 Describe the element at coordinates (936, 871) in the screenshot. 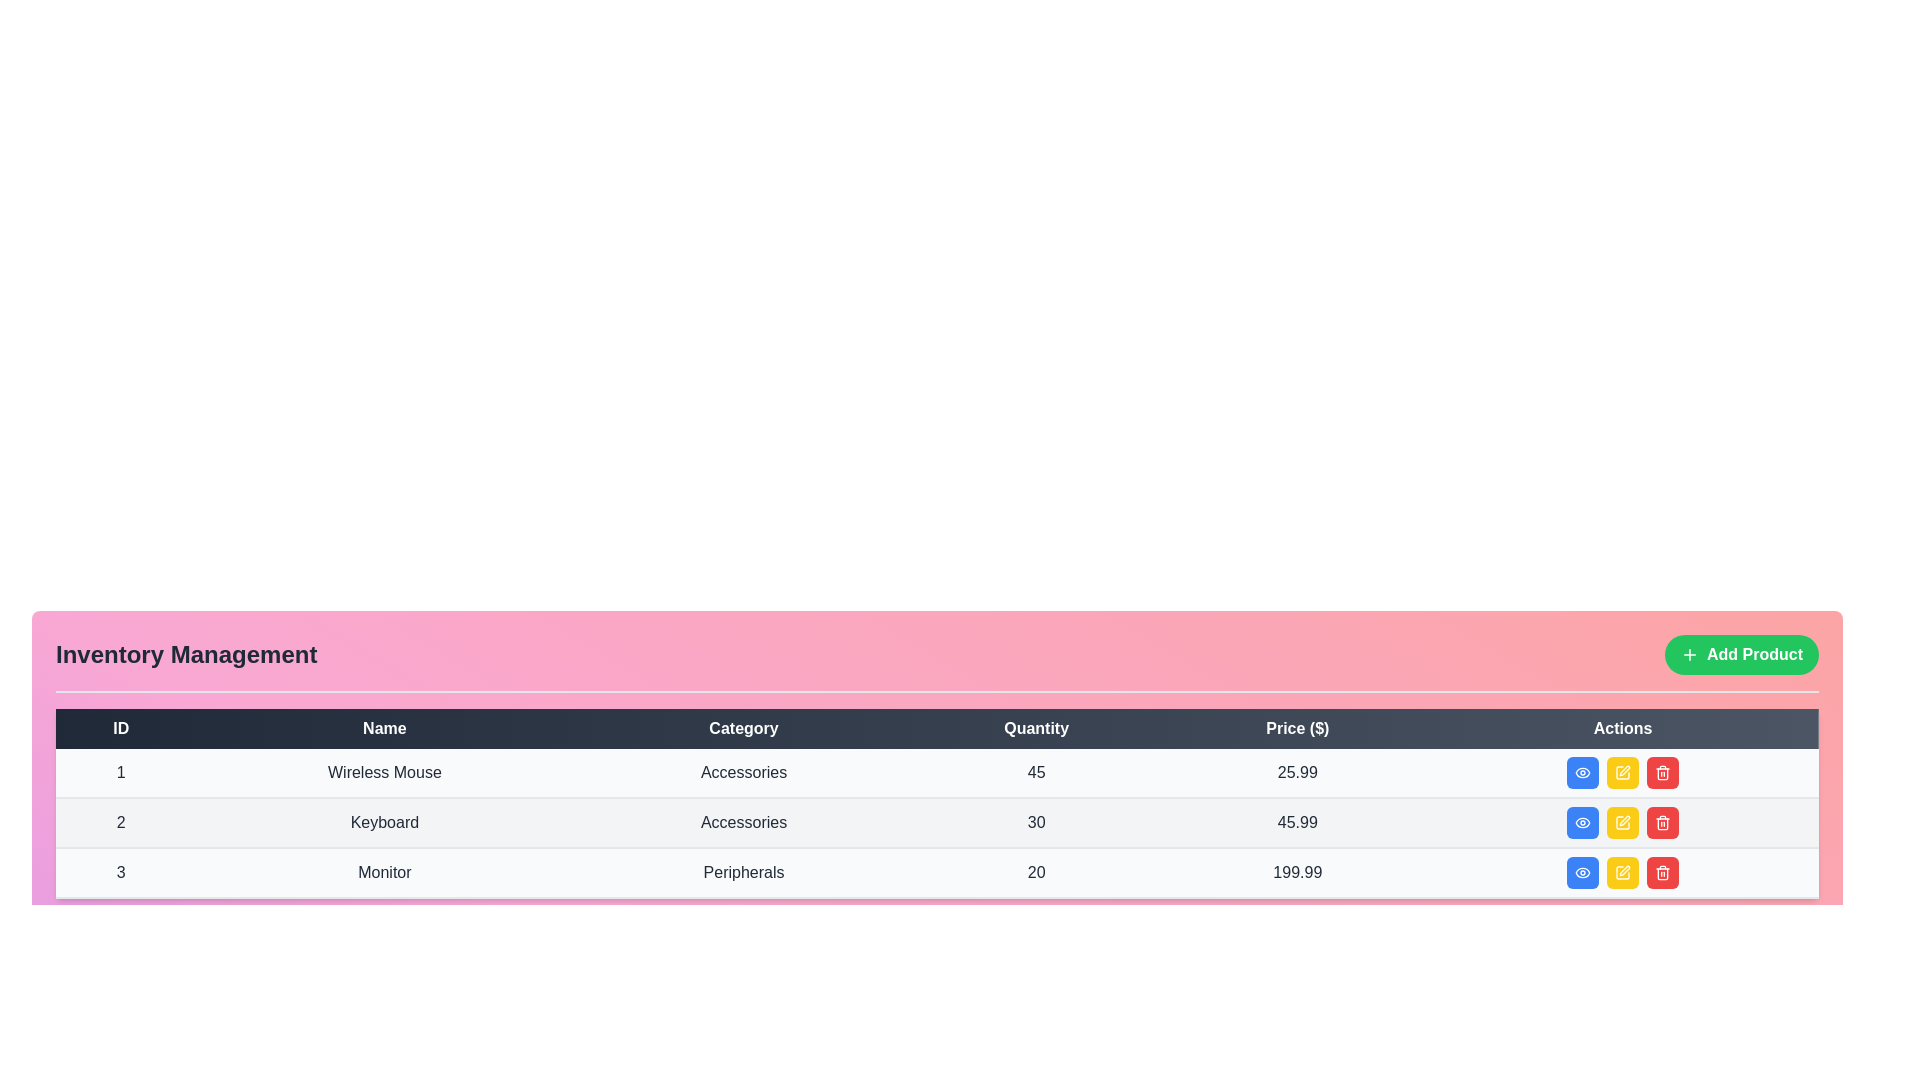

I see `the third row in the 'Inventory Management' table` at that location.